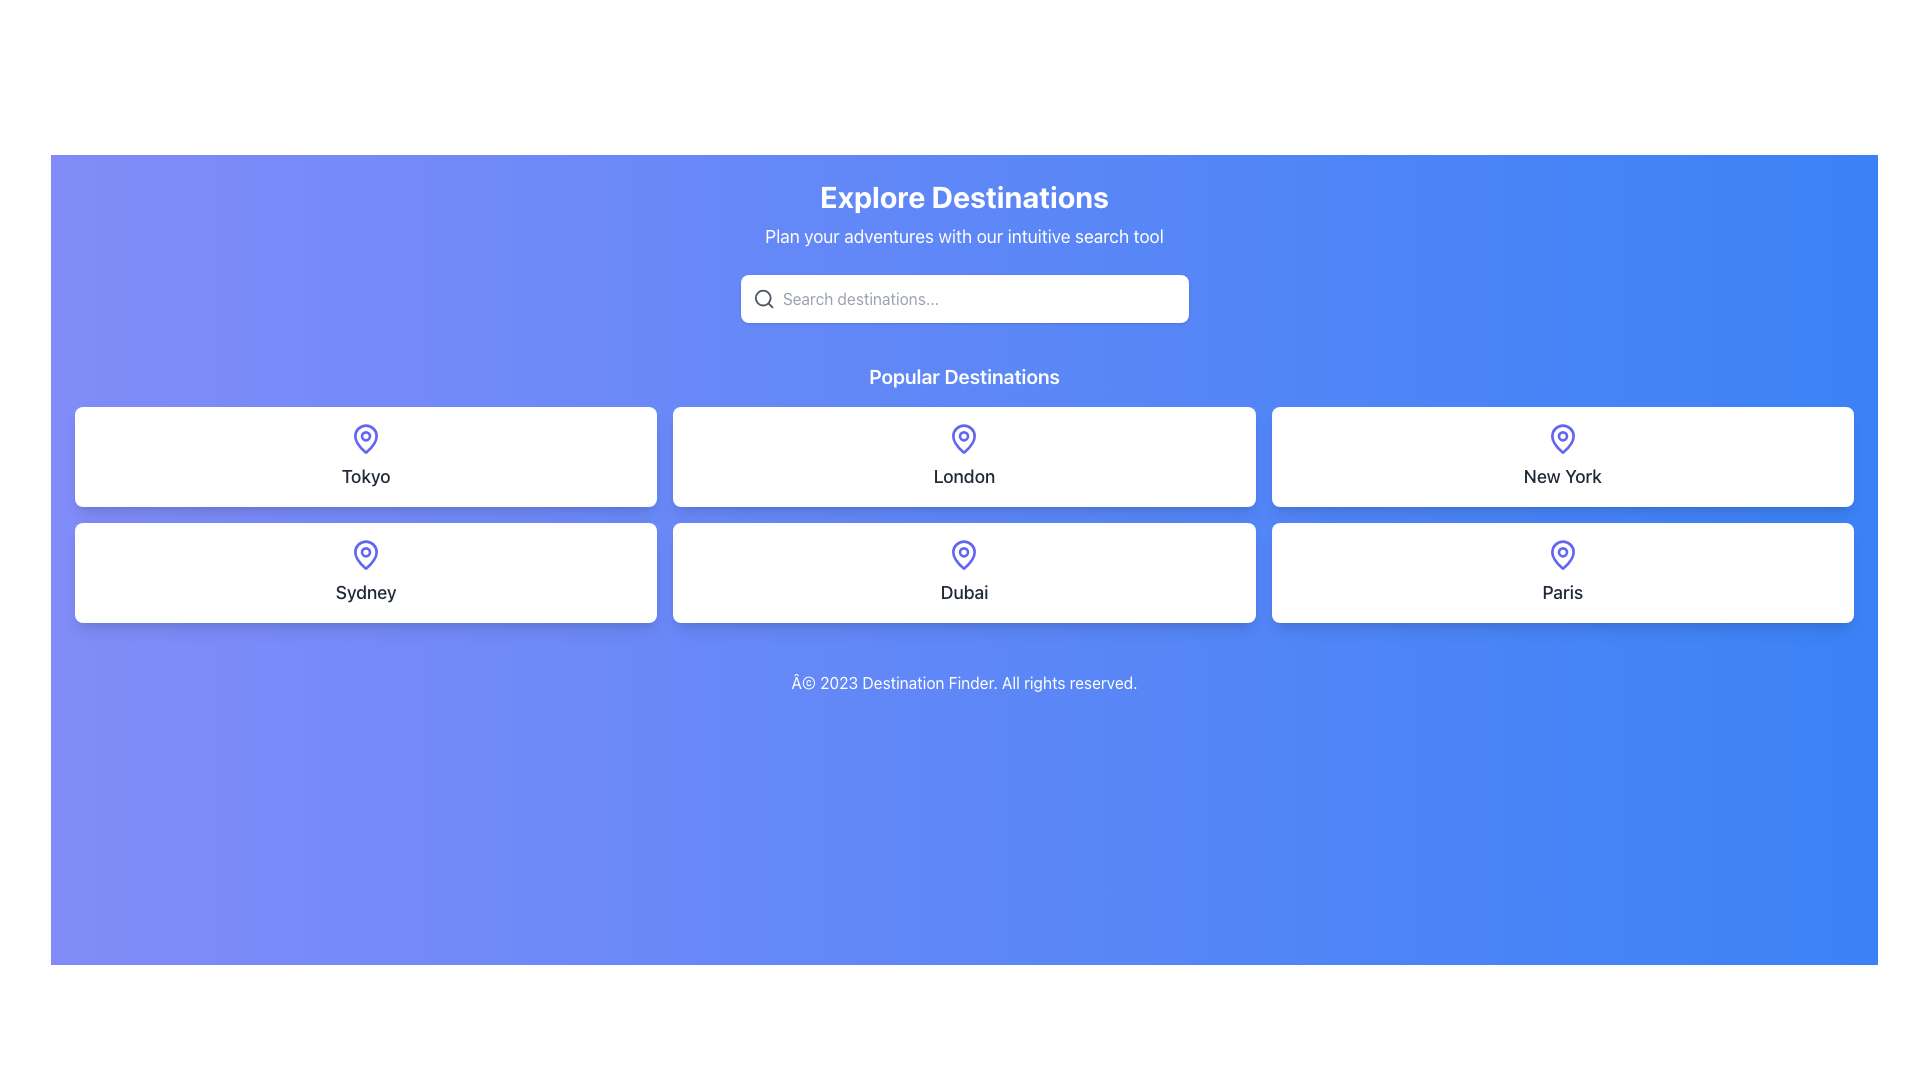 This screenshot has width=1920, height=1080. I want to click on the Text Header that introduces the section above the search input field, which provides context for the content below, so click(964, 196).